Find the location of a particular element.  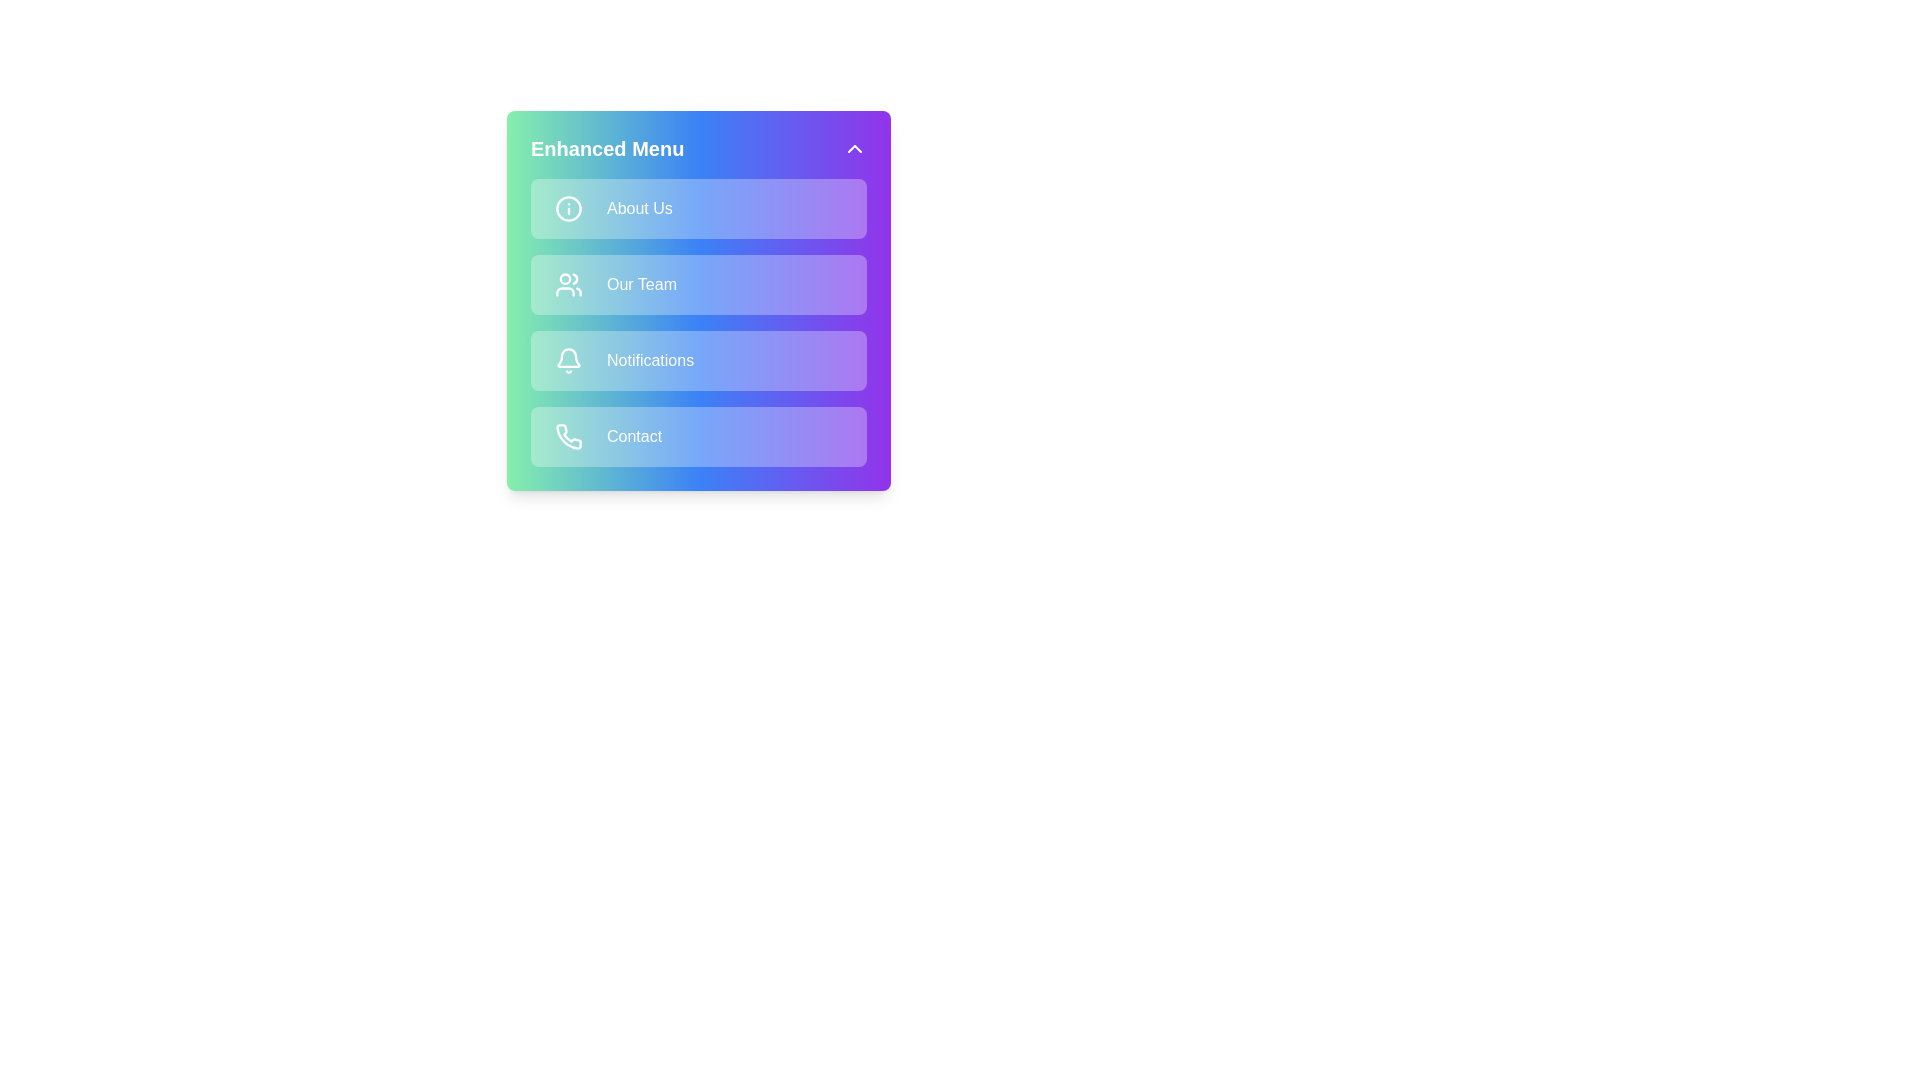

the menu item labeled Our Team to observe its hover effect is located at coordinates (699, 285).